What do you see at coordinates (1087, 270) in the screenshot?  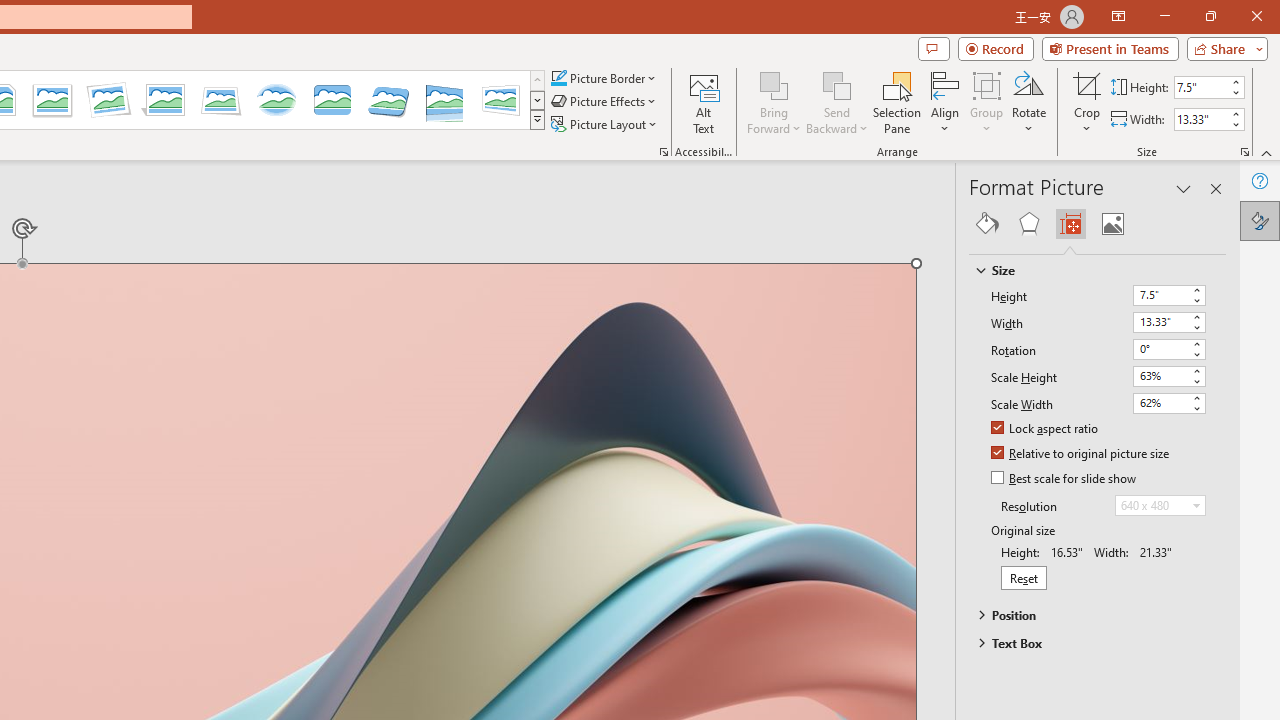 I see `'Size'` at bounding box center [1087, 270].